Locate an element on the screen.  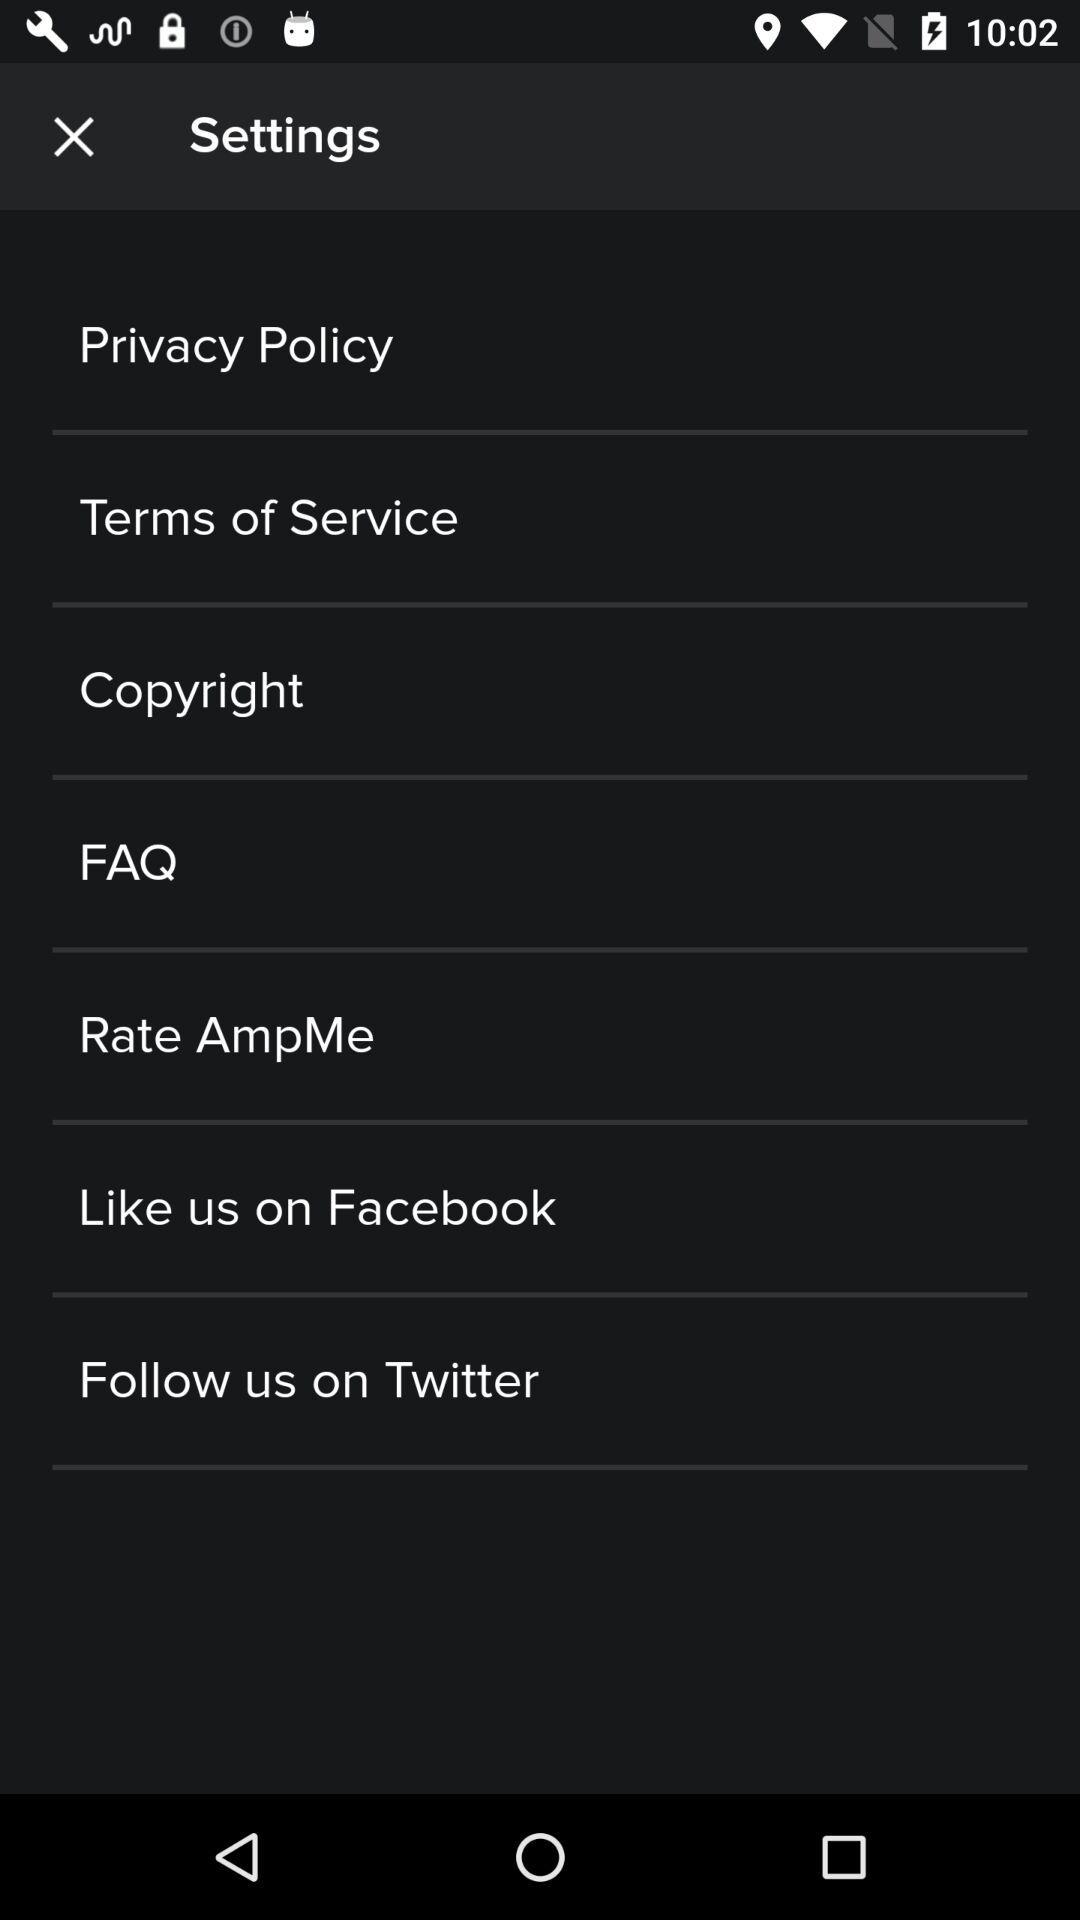
item next to settings icon is located at coordinates (72, 135).